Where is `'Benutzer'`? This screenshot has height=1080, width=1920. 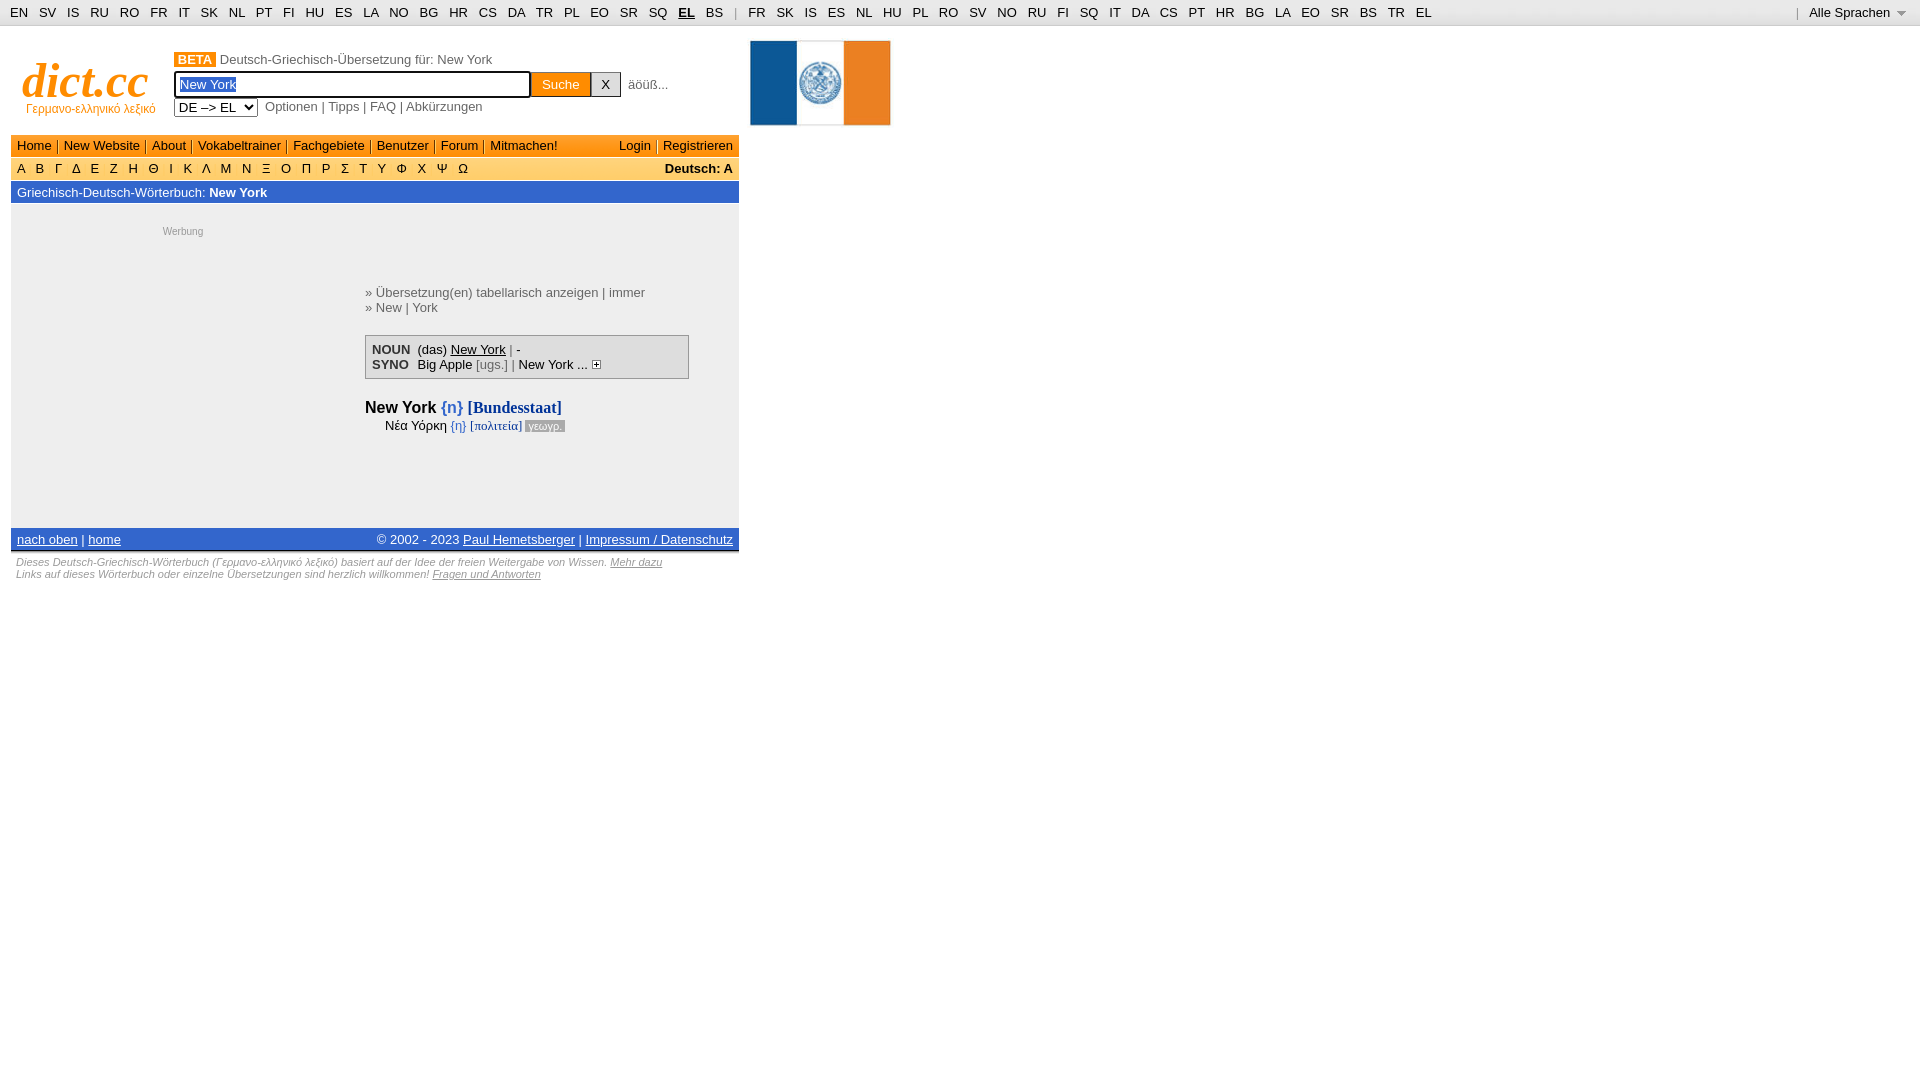
'Benutzer' is located at coordinates (402, 144).